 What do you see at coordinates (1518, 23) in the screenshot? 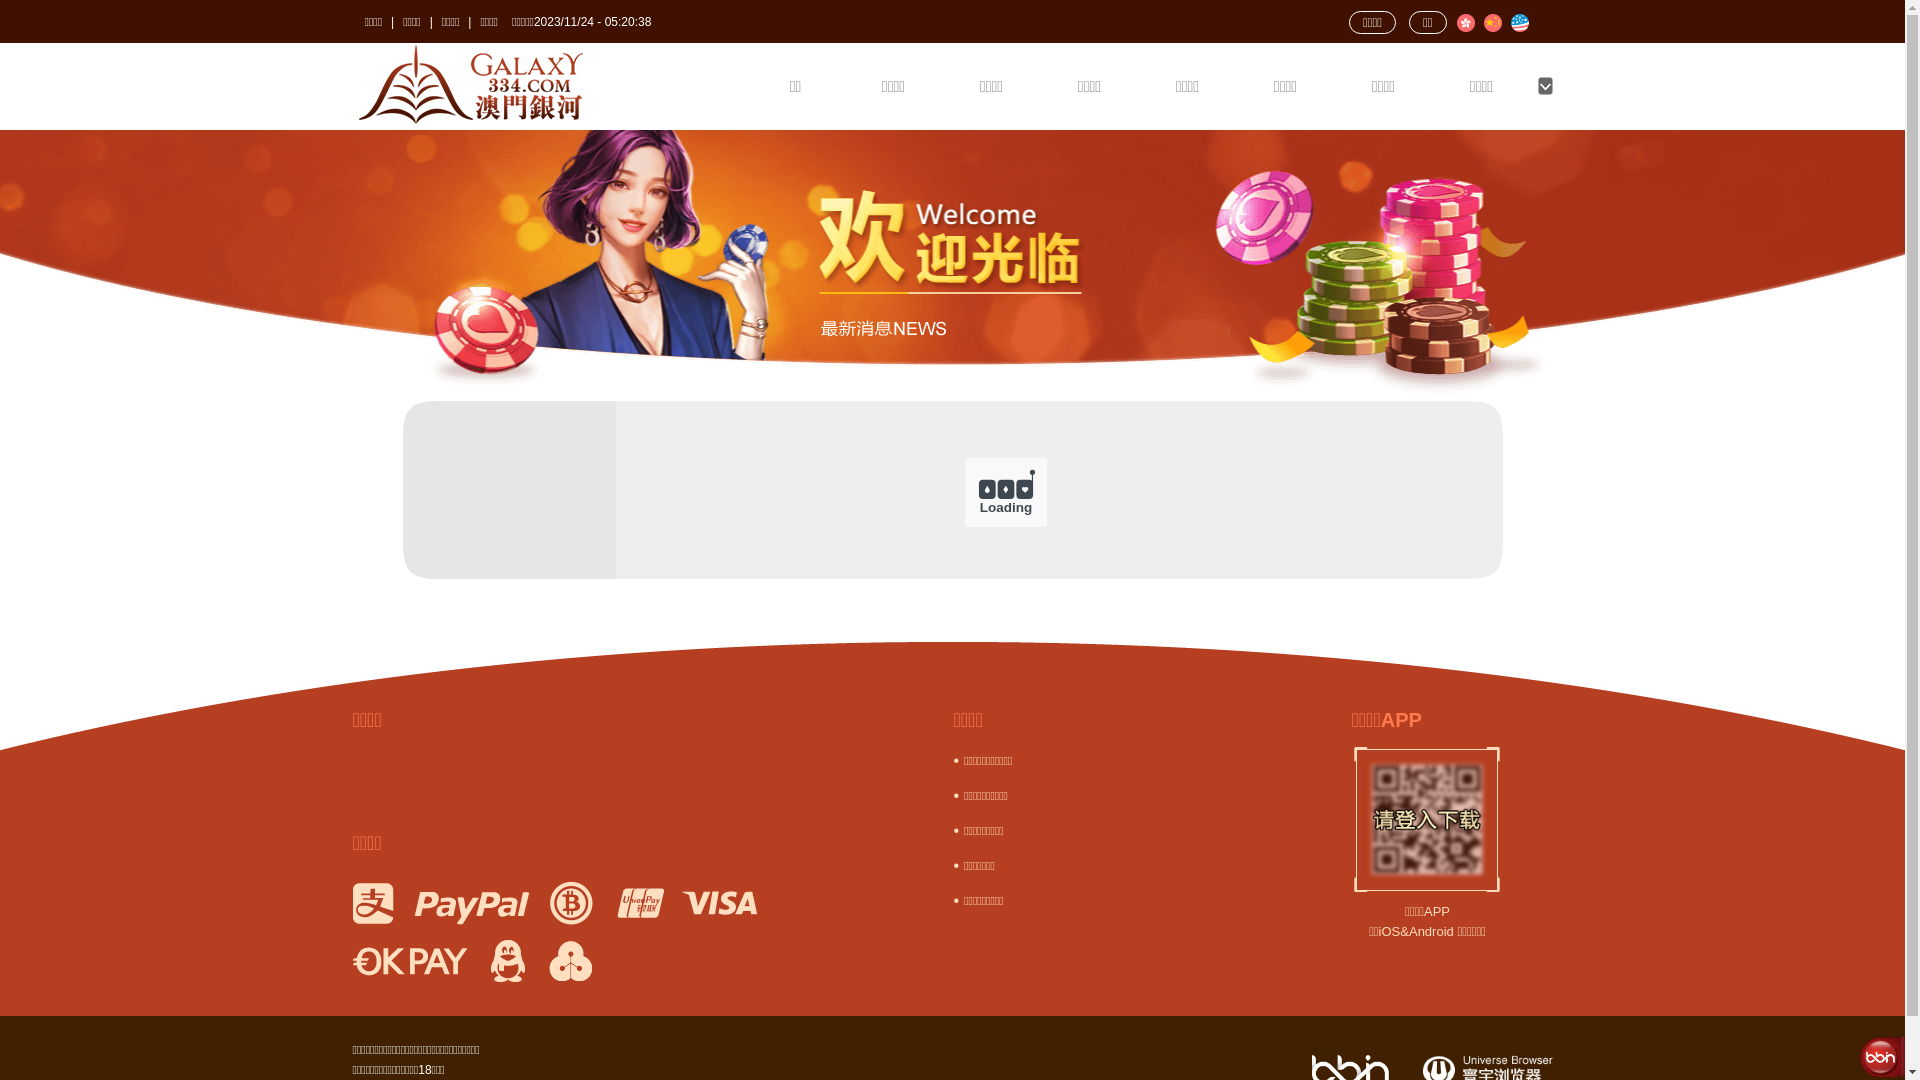
I see `'English'` at bounding box center [1518, 23].